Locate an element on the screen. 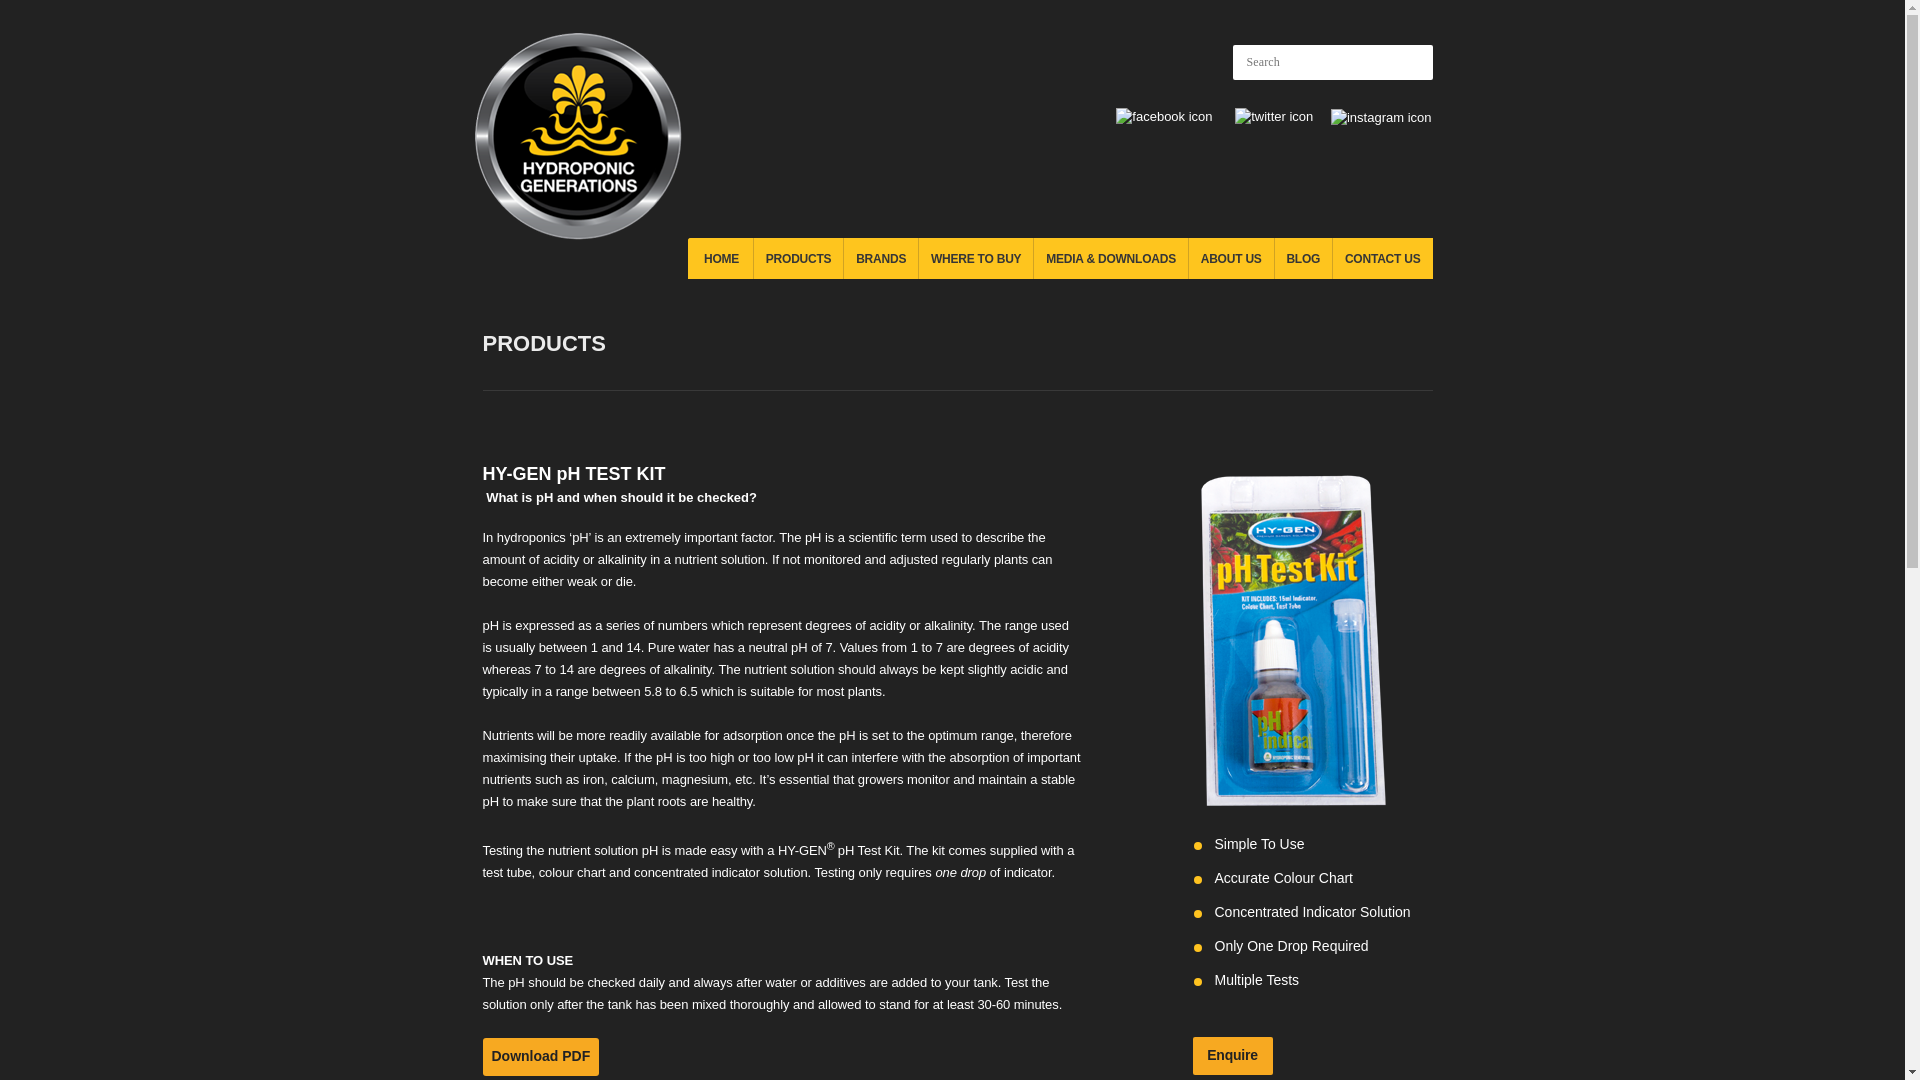 The width and height of the screenshot is (1920, 1080). 'Enquire' is located at coordinates (1231, 1055).